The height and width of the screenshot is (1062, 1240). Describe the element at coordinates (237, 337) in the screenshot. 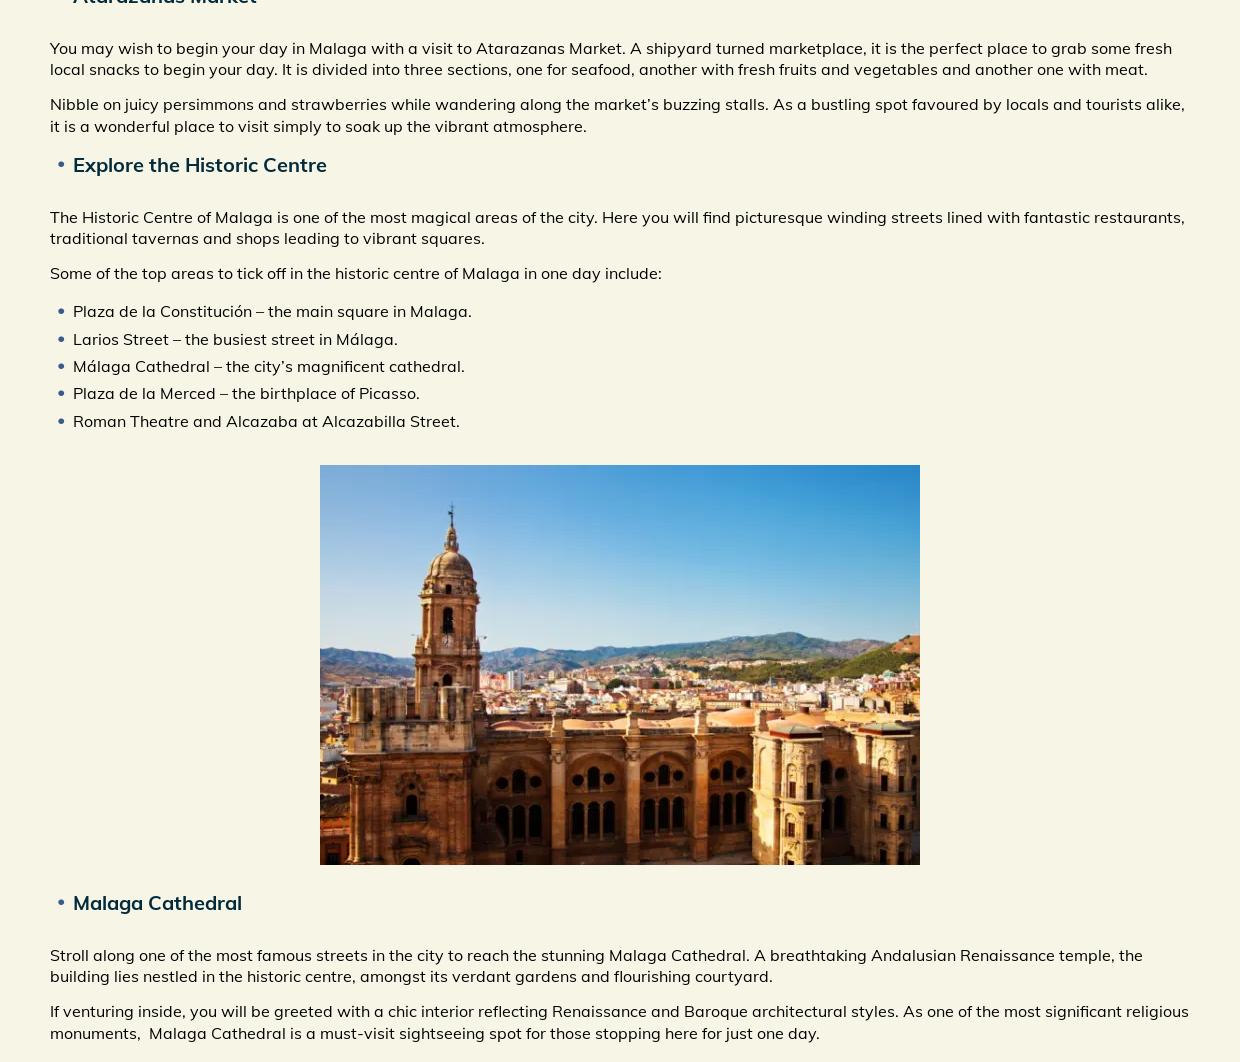

I see `'Larios Street – the busiest street in Málaga.'` at that location.